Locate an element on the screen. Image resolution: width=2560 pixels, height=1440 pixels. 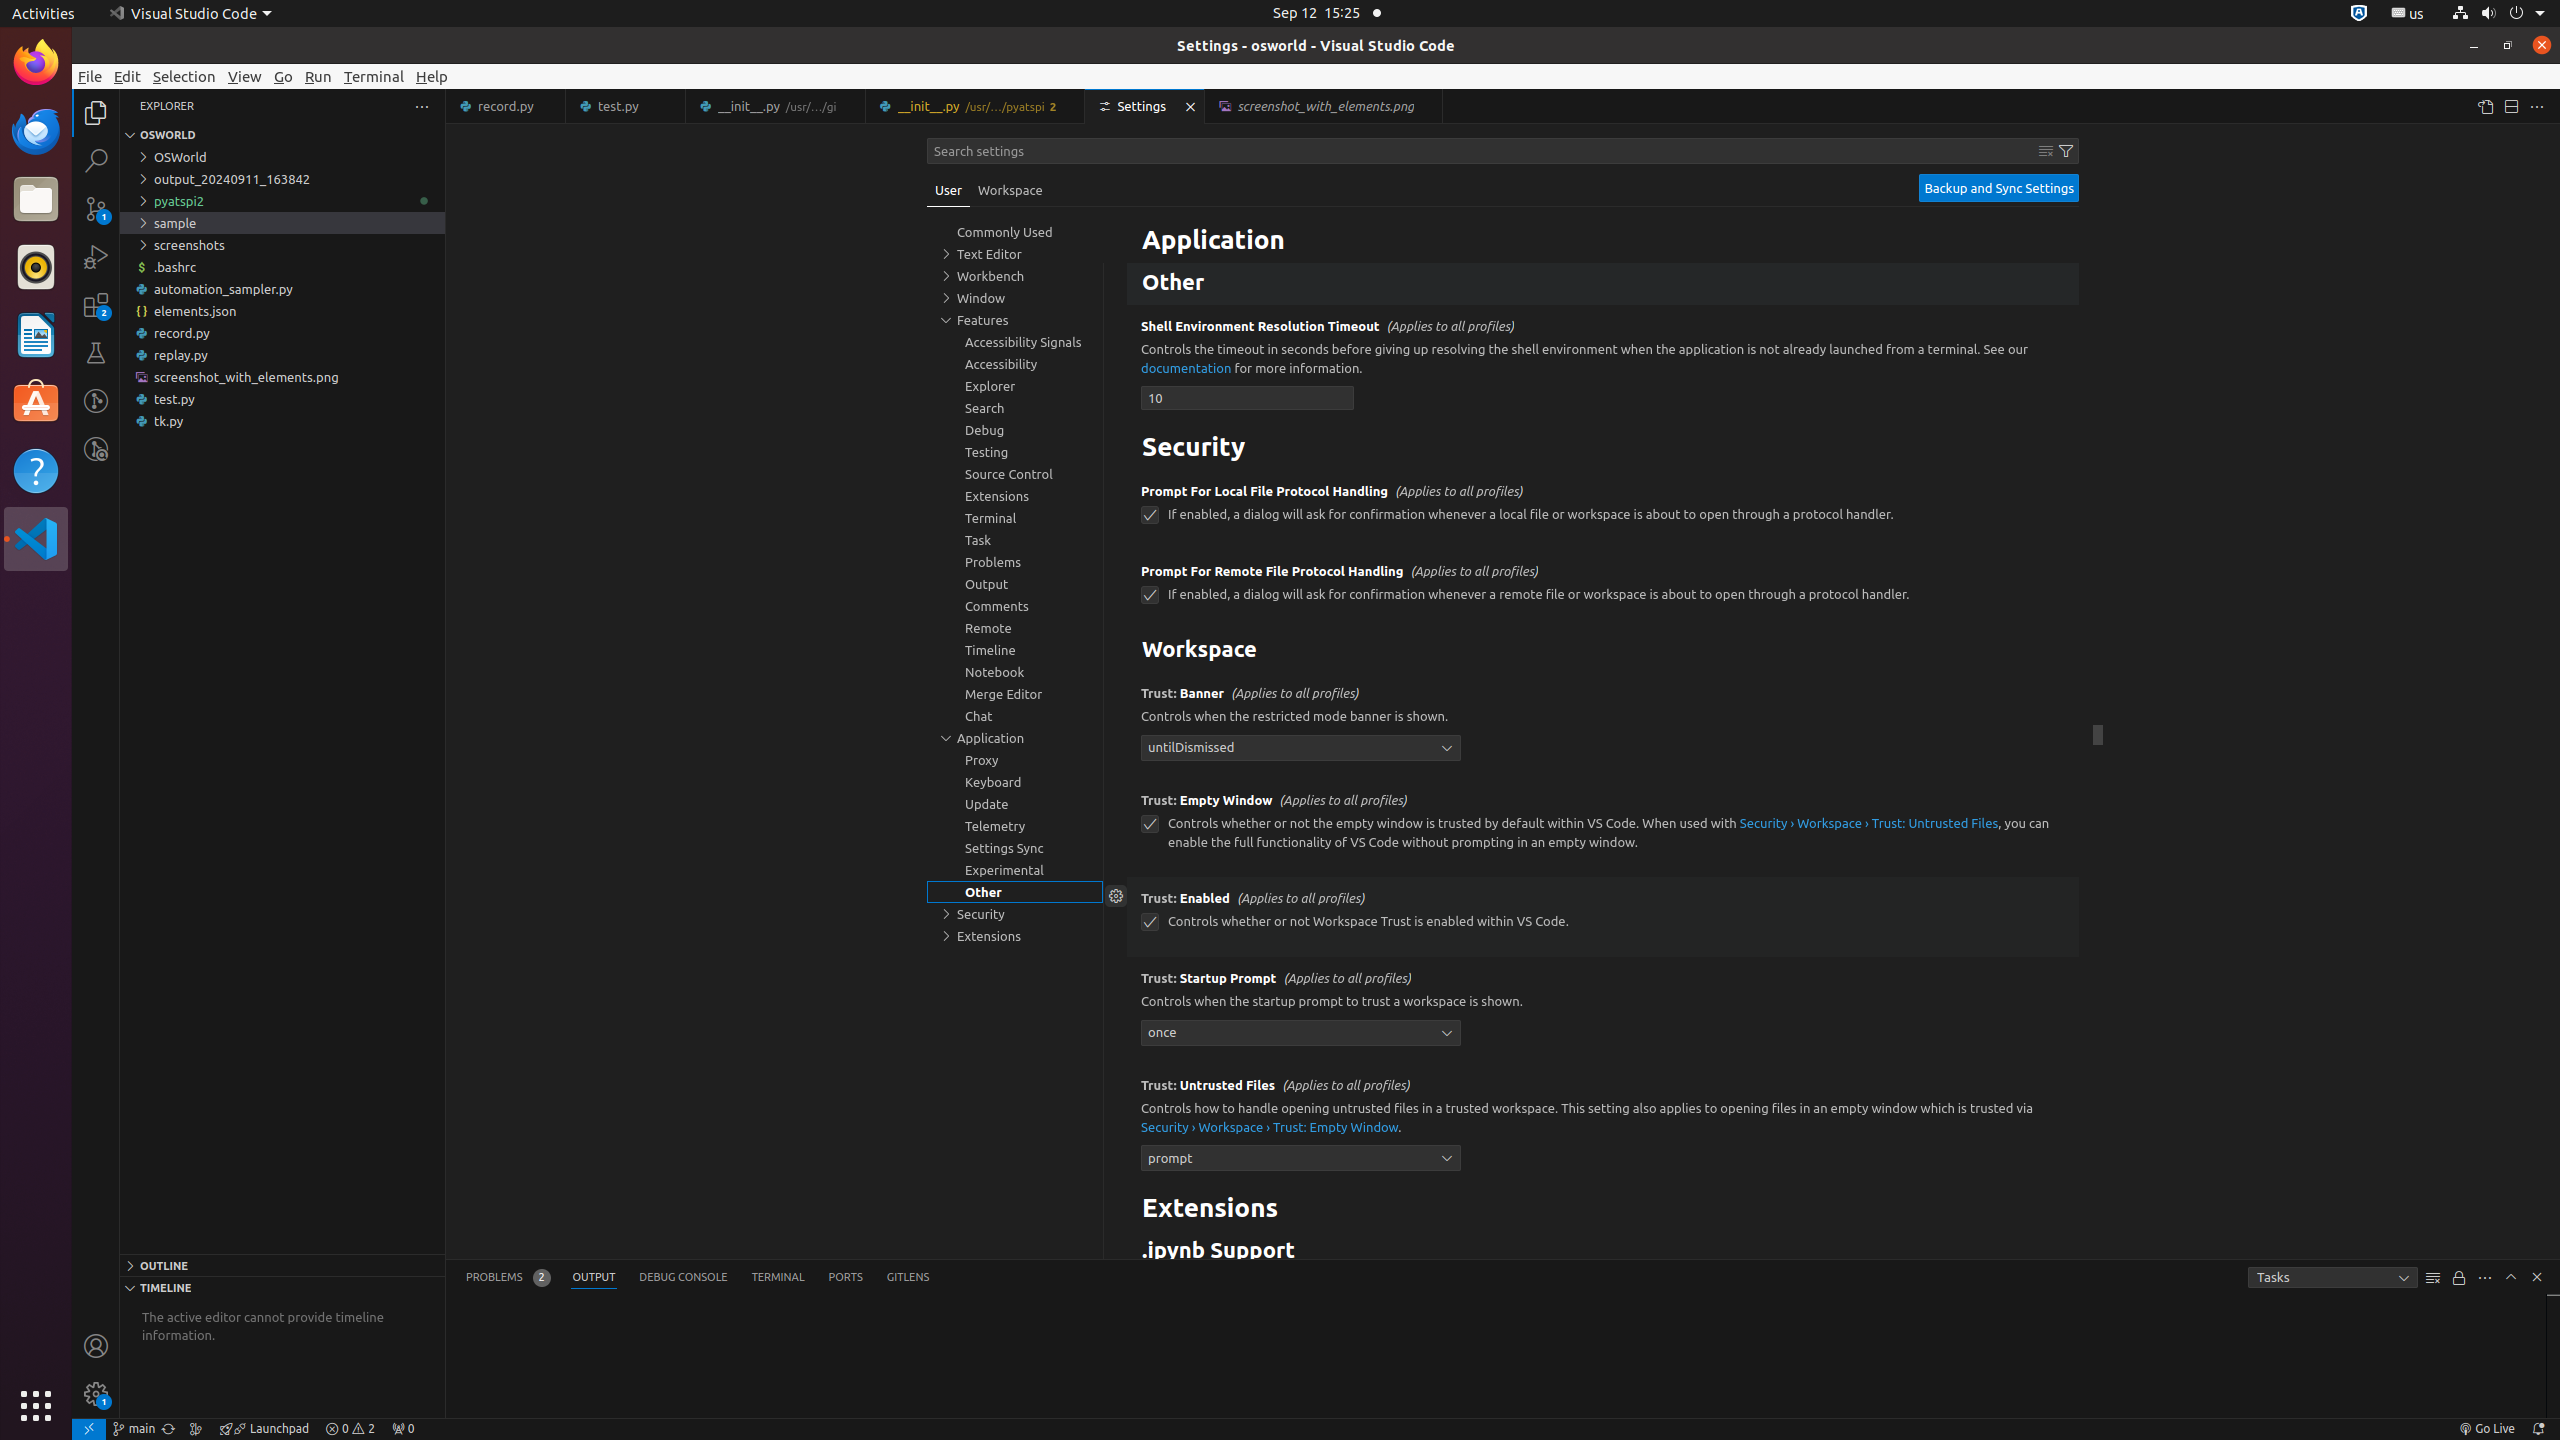
'Security, group' is located at coordinates (1015, 912).